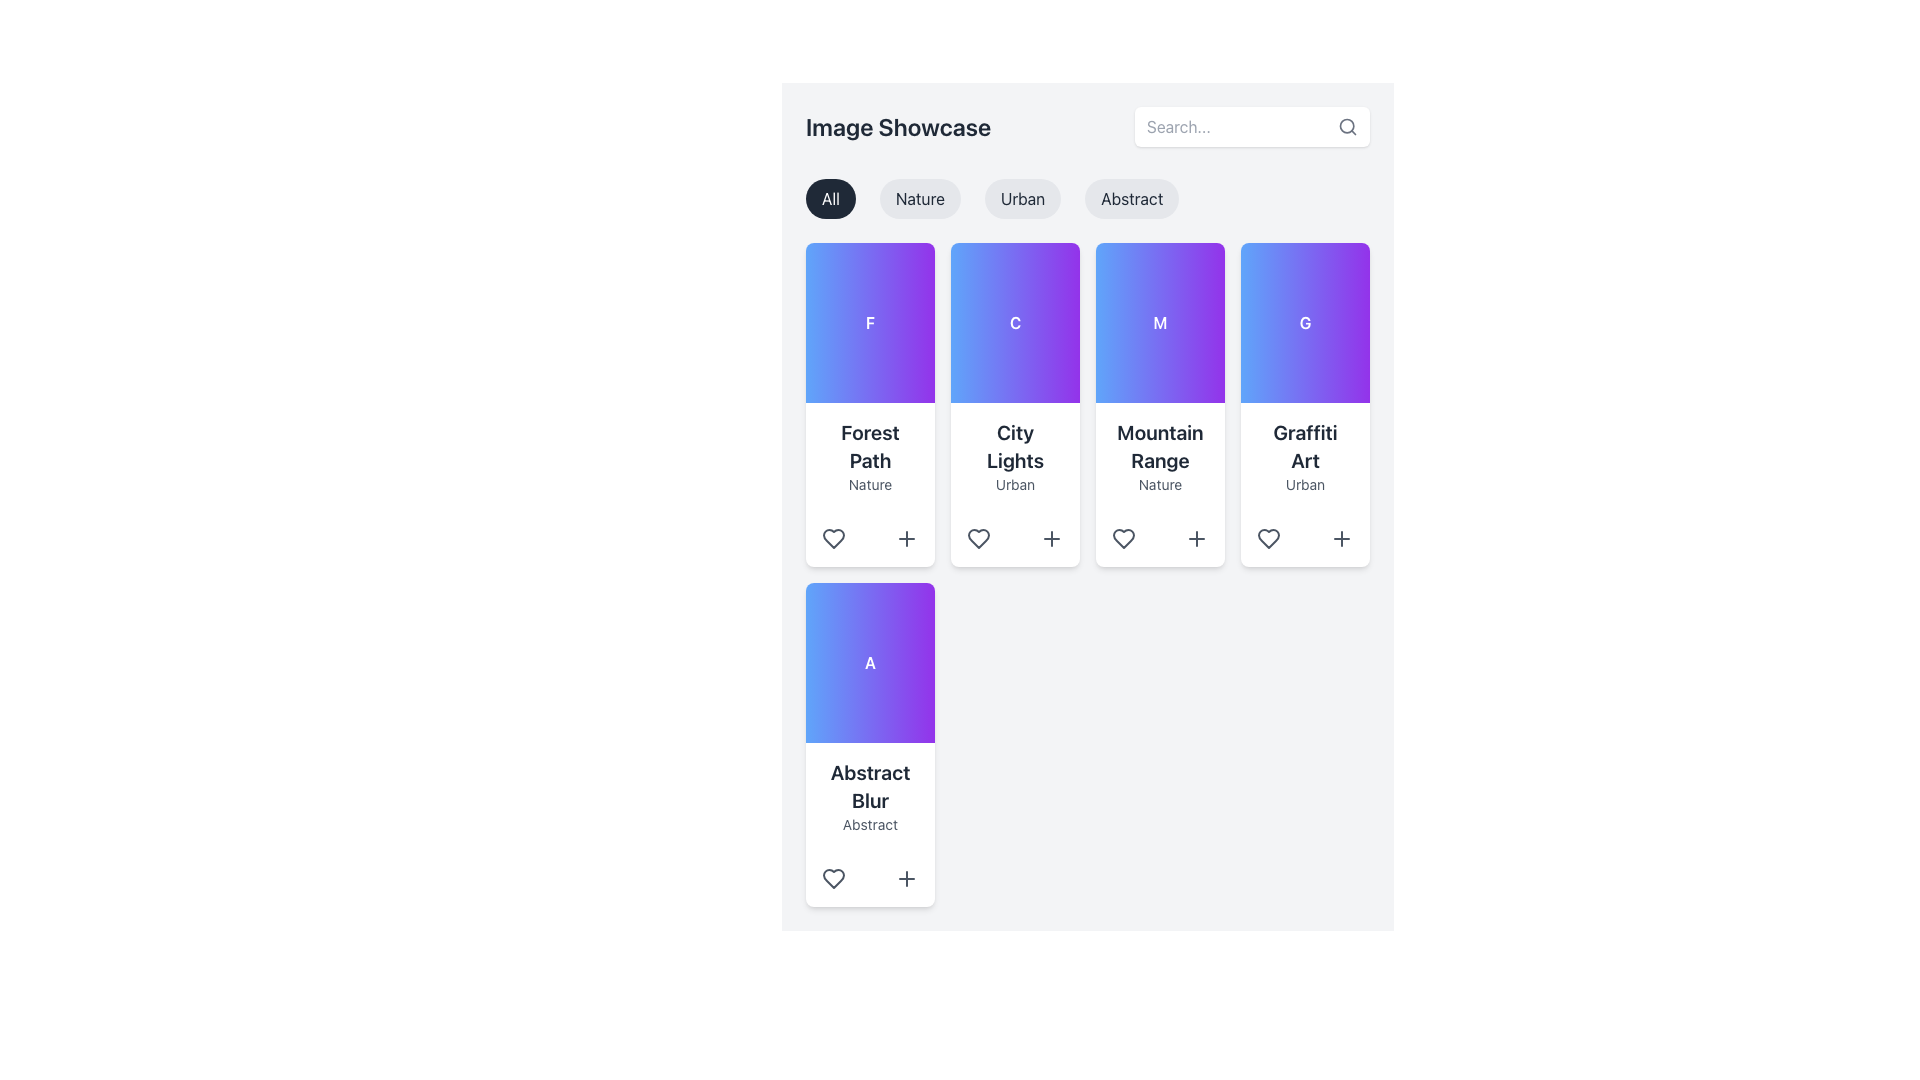 The width and height of the screenshot is (1920, 1080). What do you see at coordinates (870, 663) in the screenshot?
I see `the decorative element located in the fifth column of the card layout, positioned above the text 'Abstract Blur' and 'Abstract'` at bounding box center [870, 663].